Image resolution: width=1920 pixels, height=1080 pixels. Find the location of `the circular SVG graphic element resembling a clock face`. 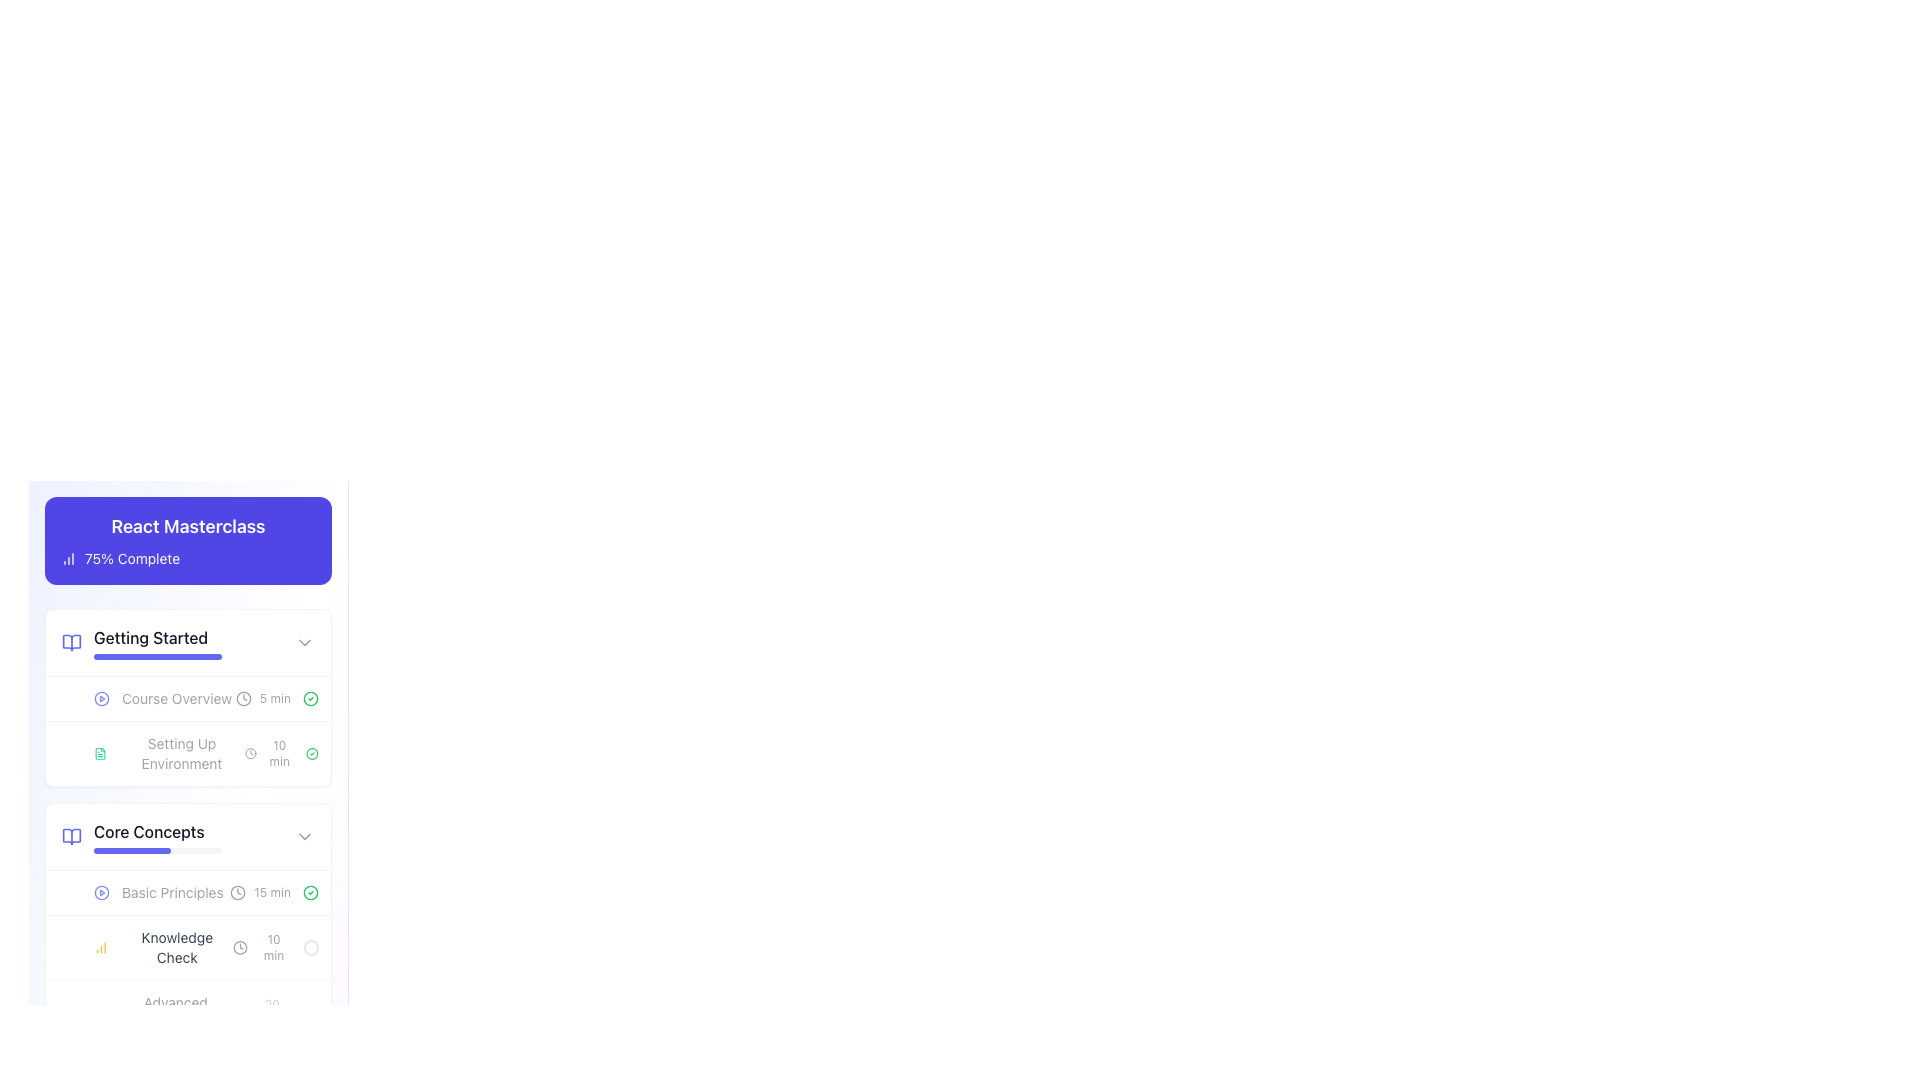

the circular SVG graphic element resembling a clock face is located at coordinates (250, 753).